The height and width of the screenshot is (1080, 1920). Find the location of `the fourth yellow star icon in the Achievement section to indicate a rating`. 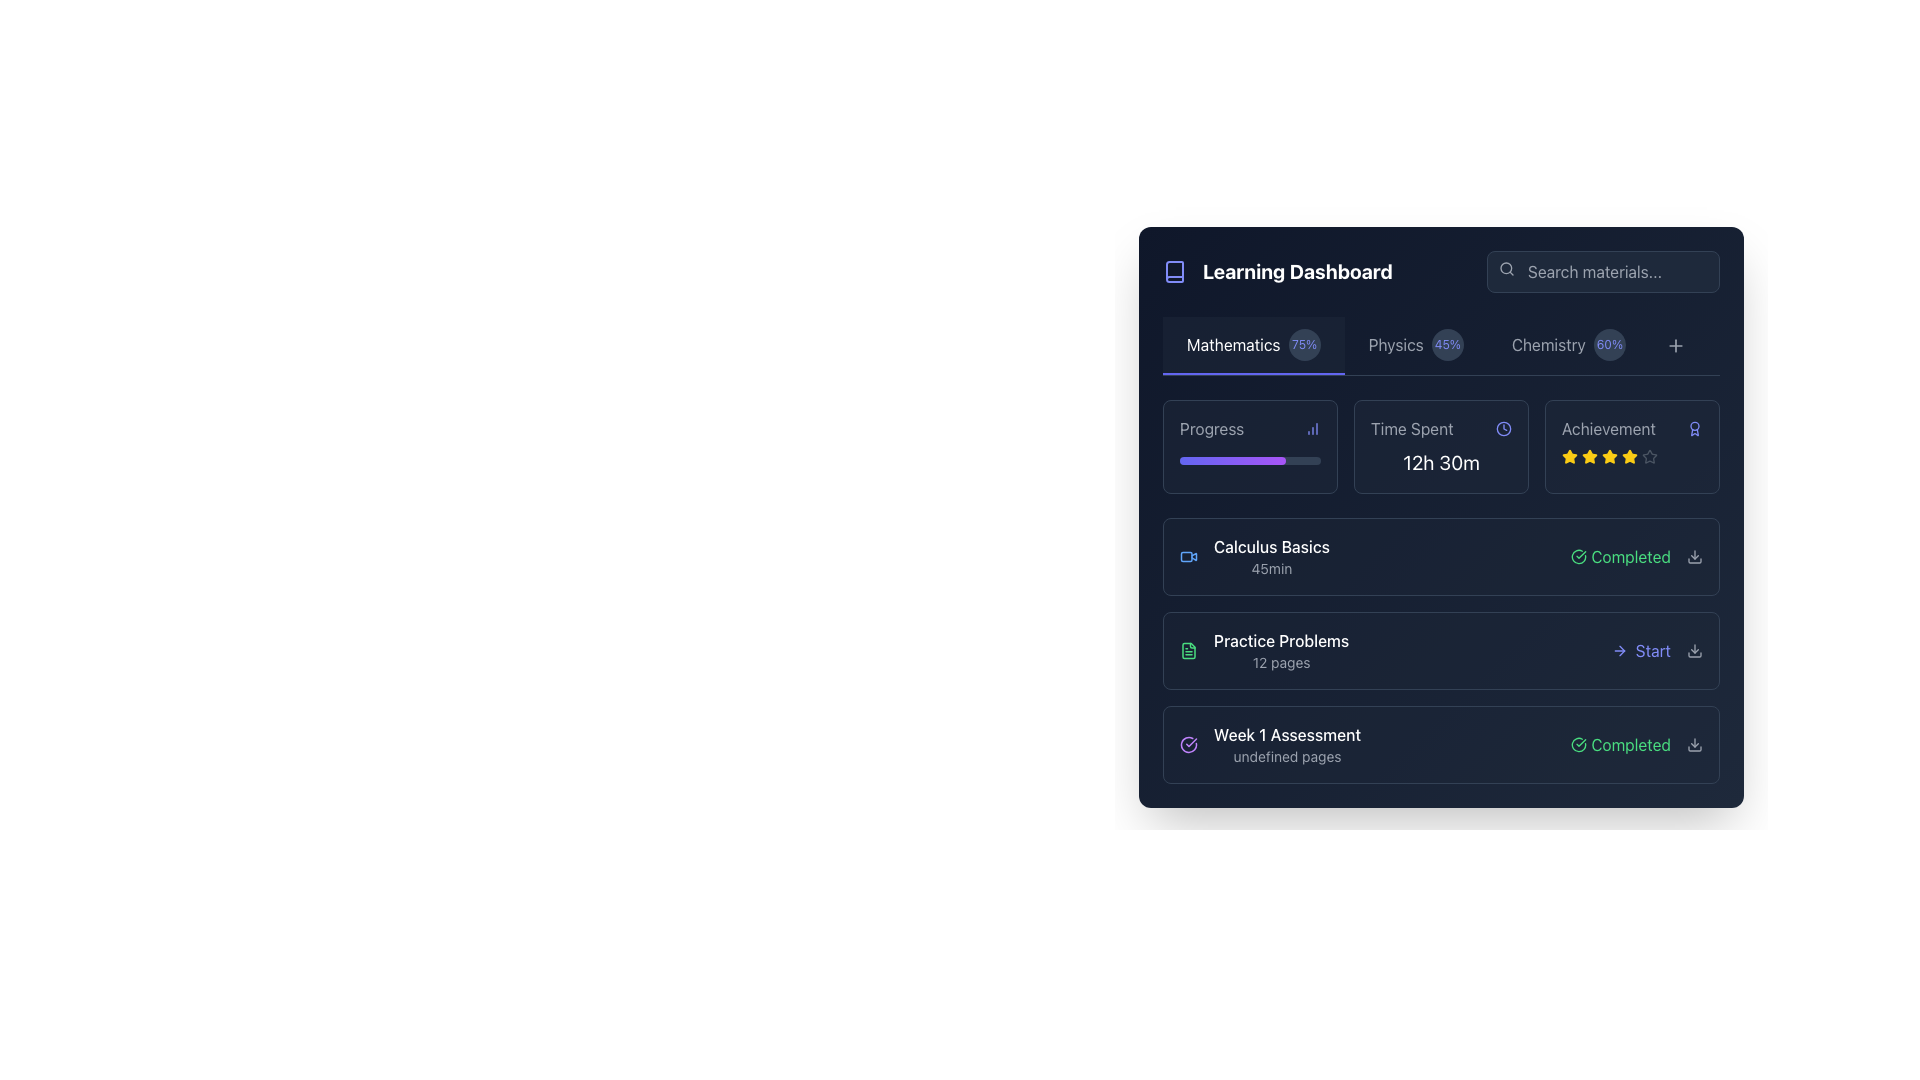

the fourth yellow star icon in the Achievement section to indicate a rating is located at coordinates (1609, 456).